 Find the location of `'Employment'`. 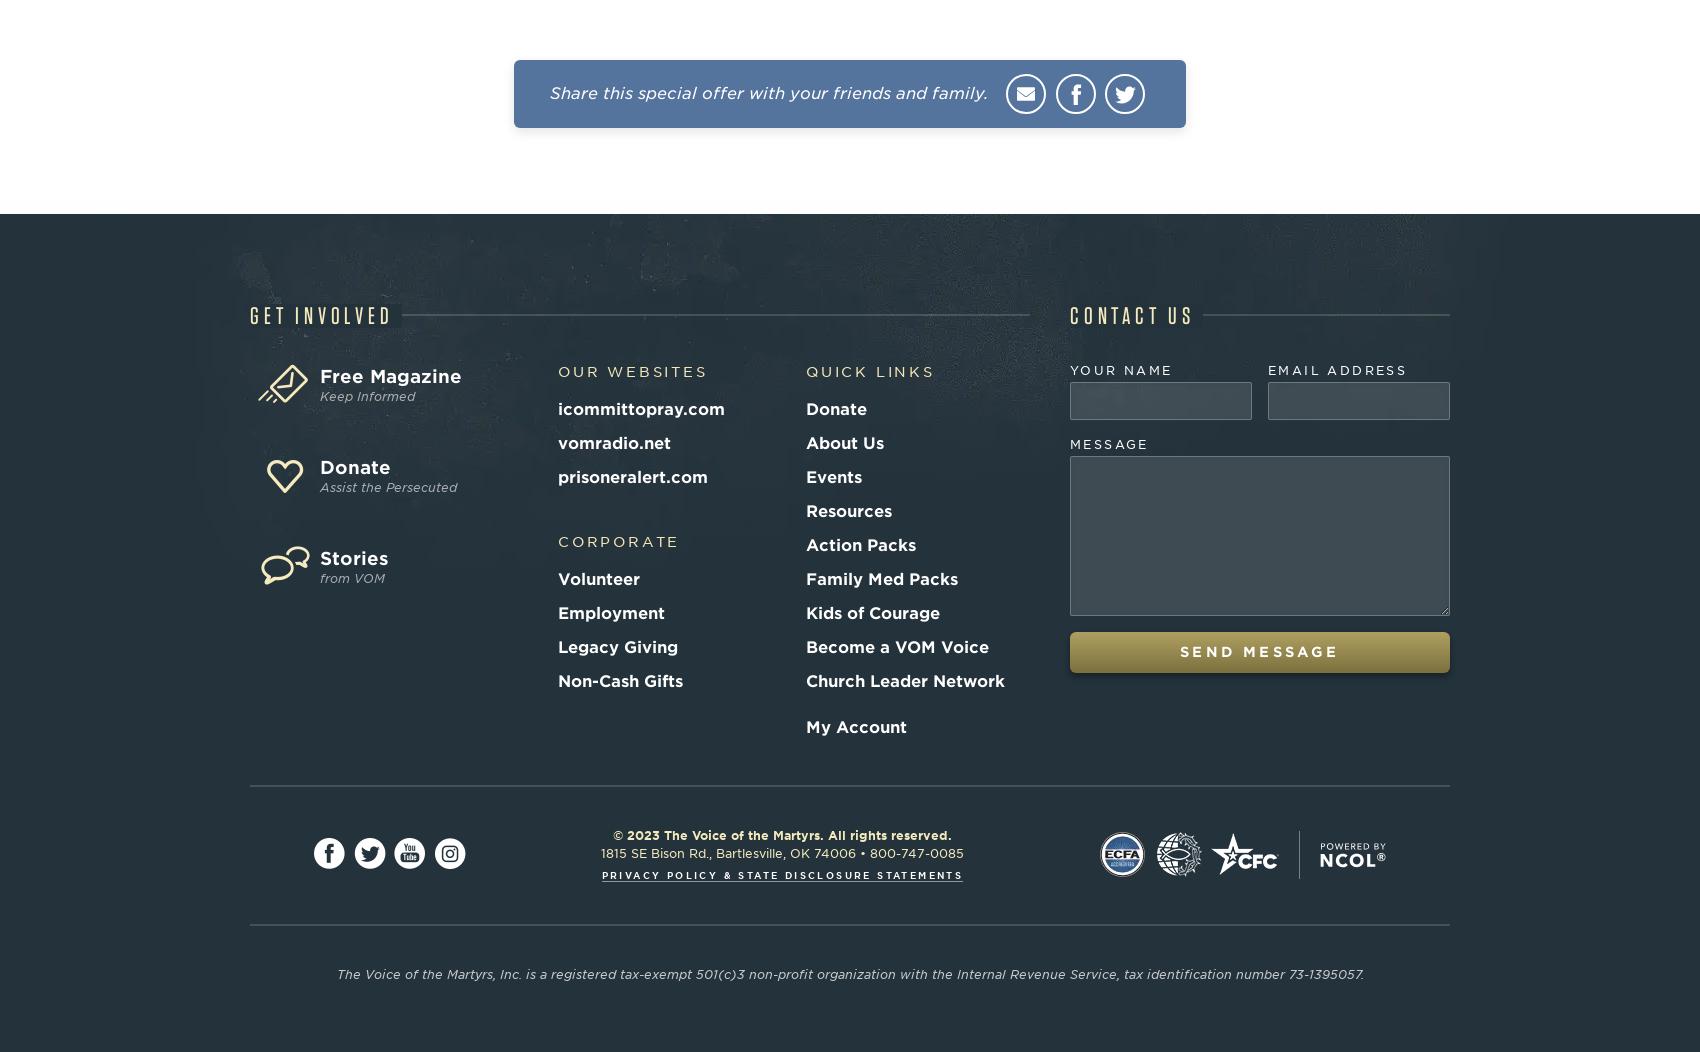

'Employment' is located at coordinates (556, 611).